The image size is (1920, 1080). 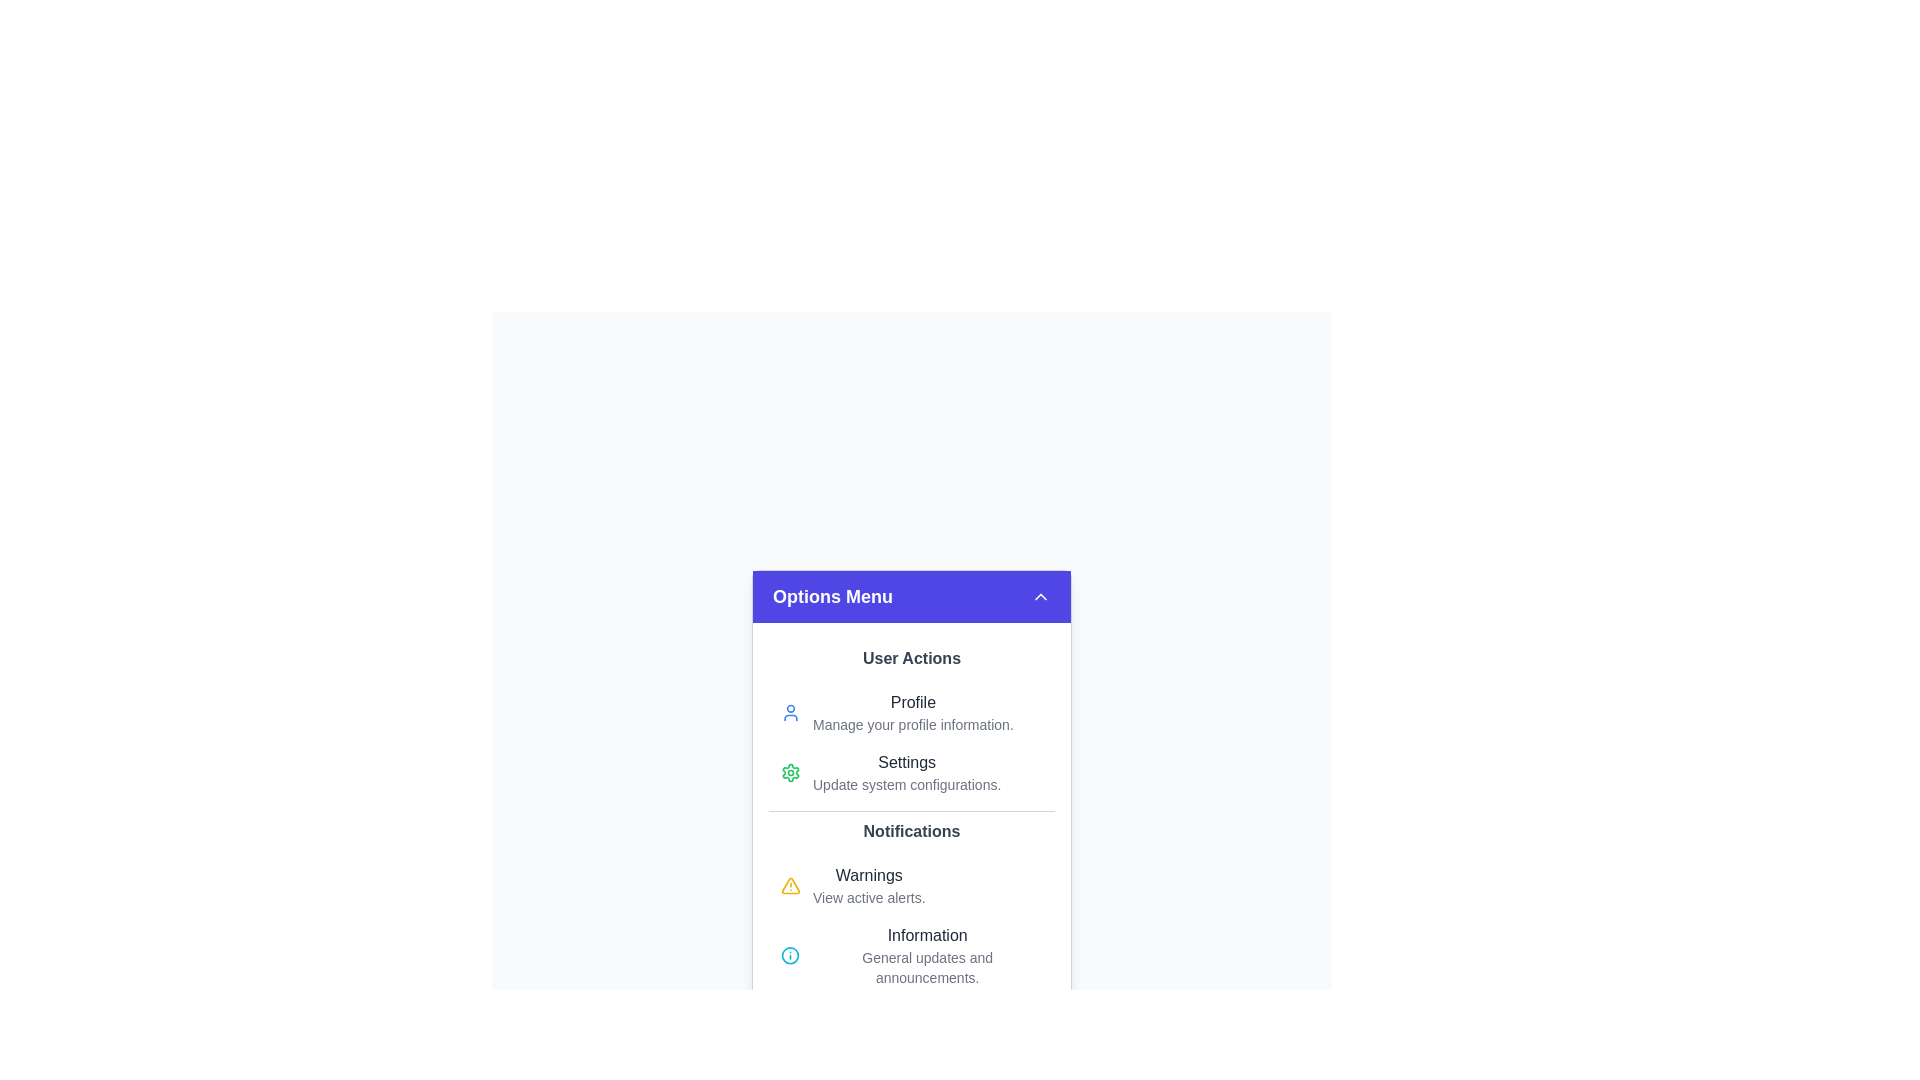 I want to click on the 'Notifications' label, which is styled with gray color and bold font, located under the 'User Actions' section and above the 'Warnings' section, so click(x=911, y=832).